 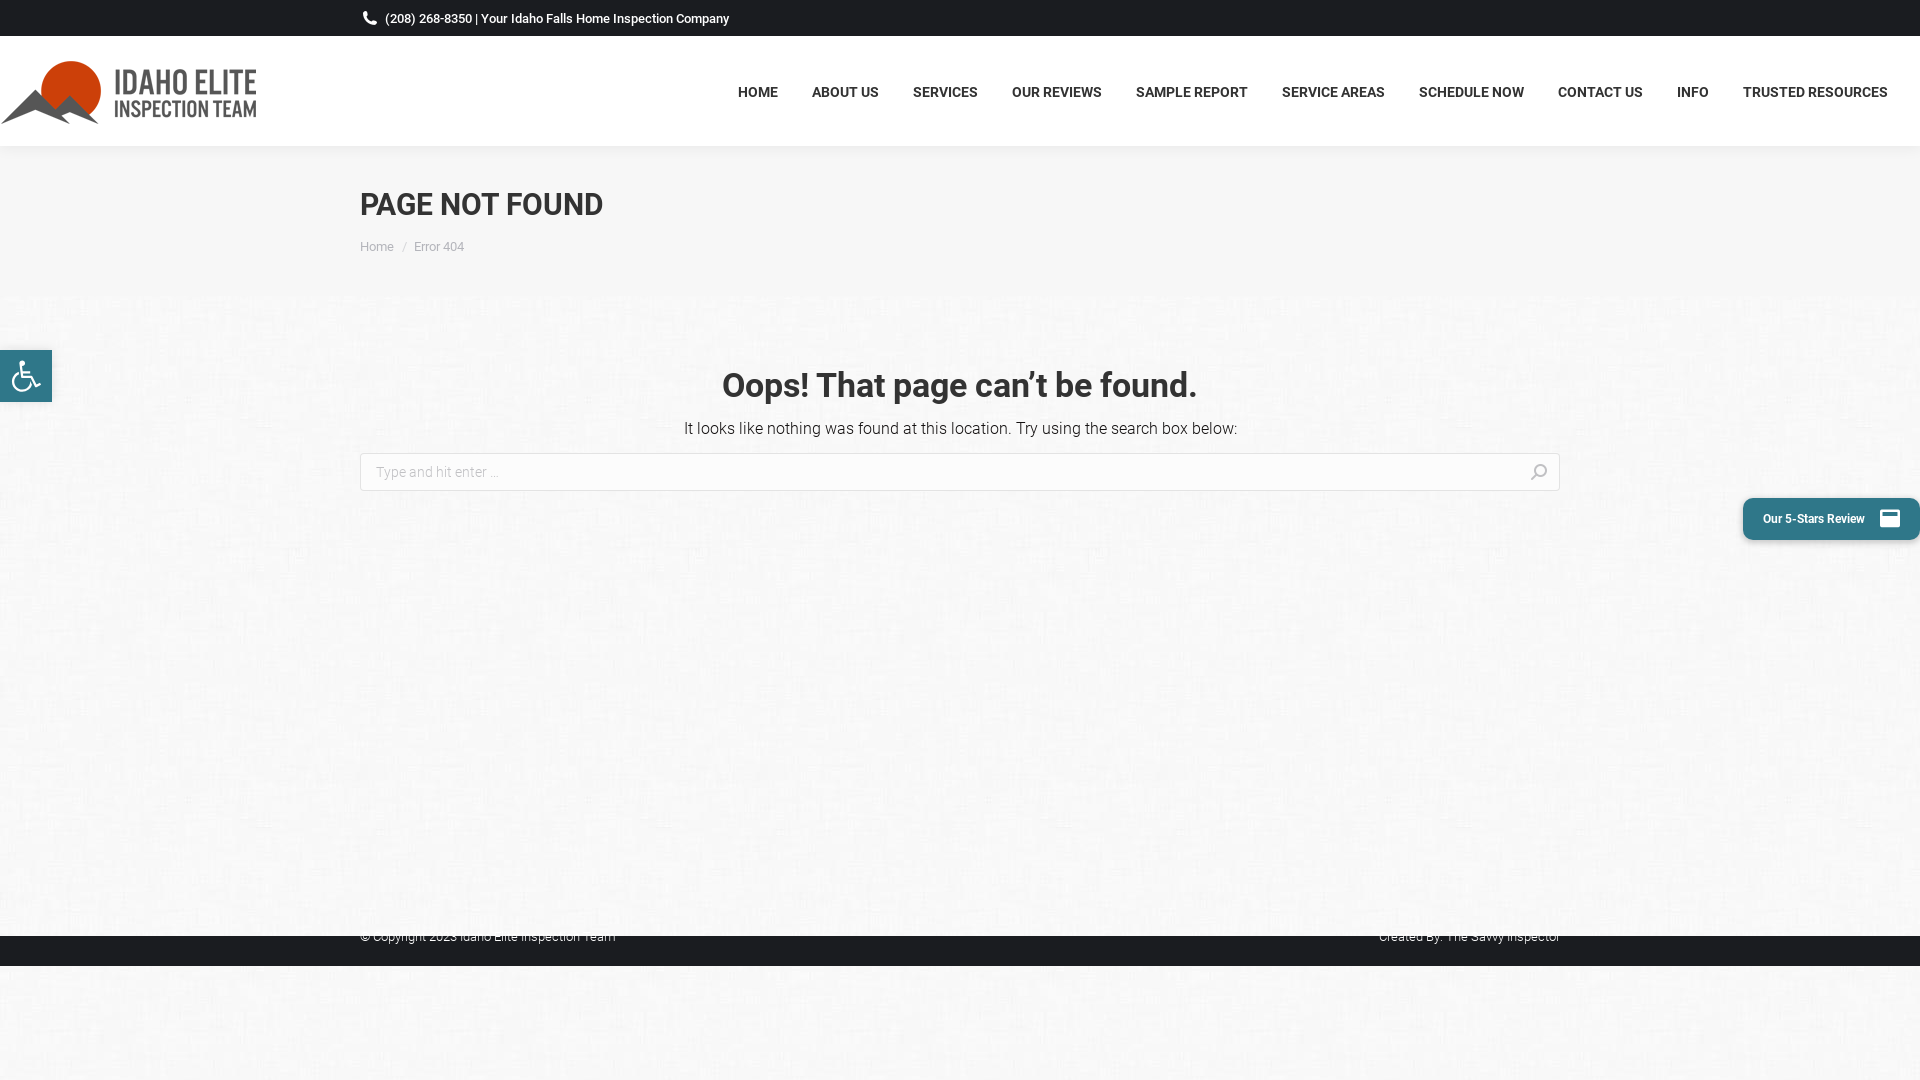 What do you see at coordinates (25, 375) in the screenshot?
I see `'Open toolbar` at bounding box center [25, 375].